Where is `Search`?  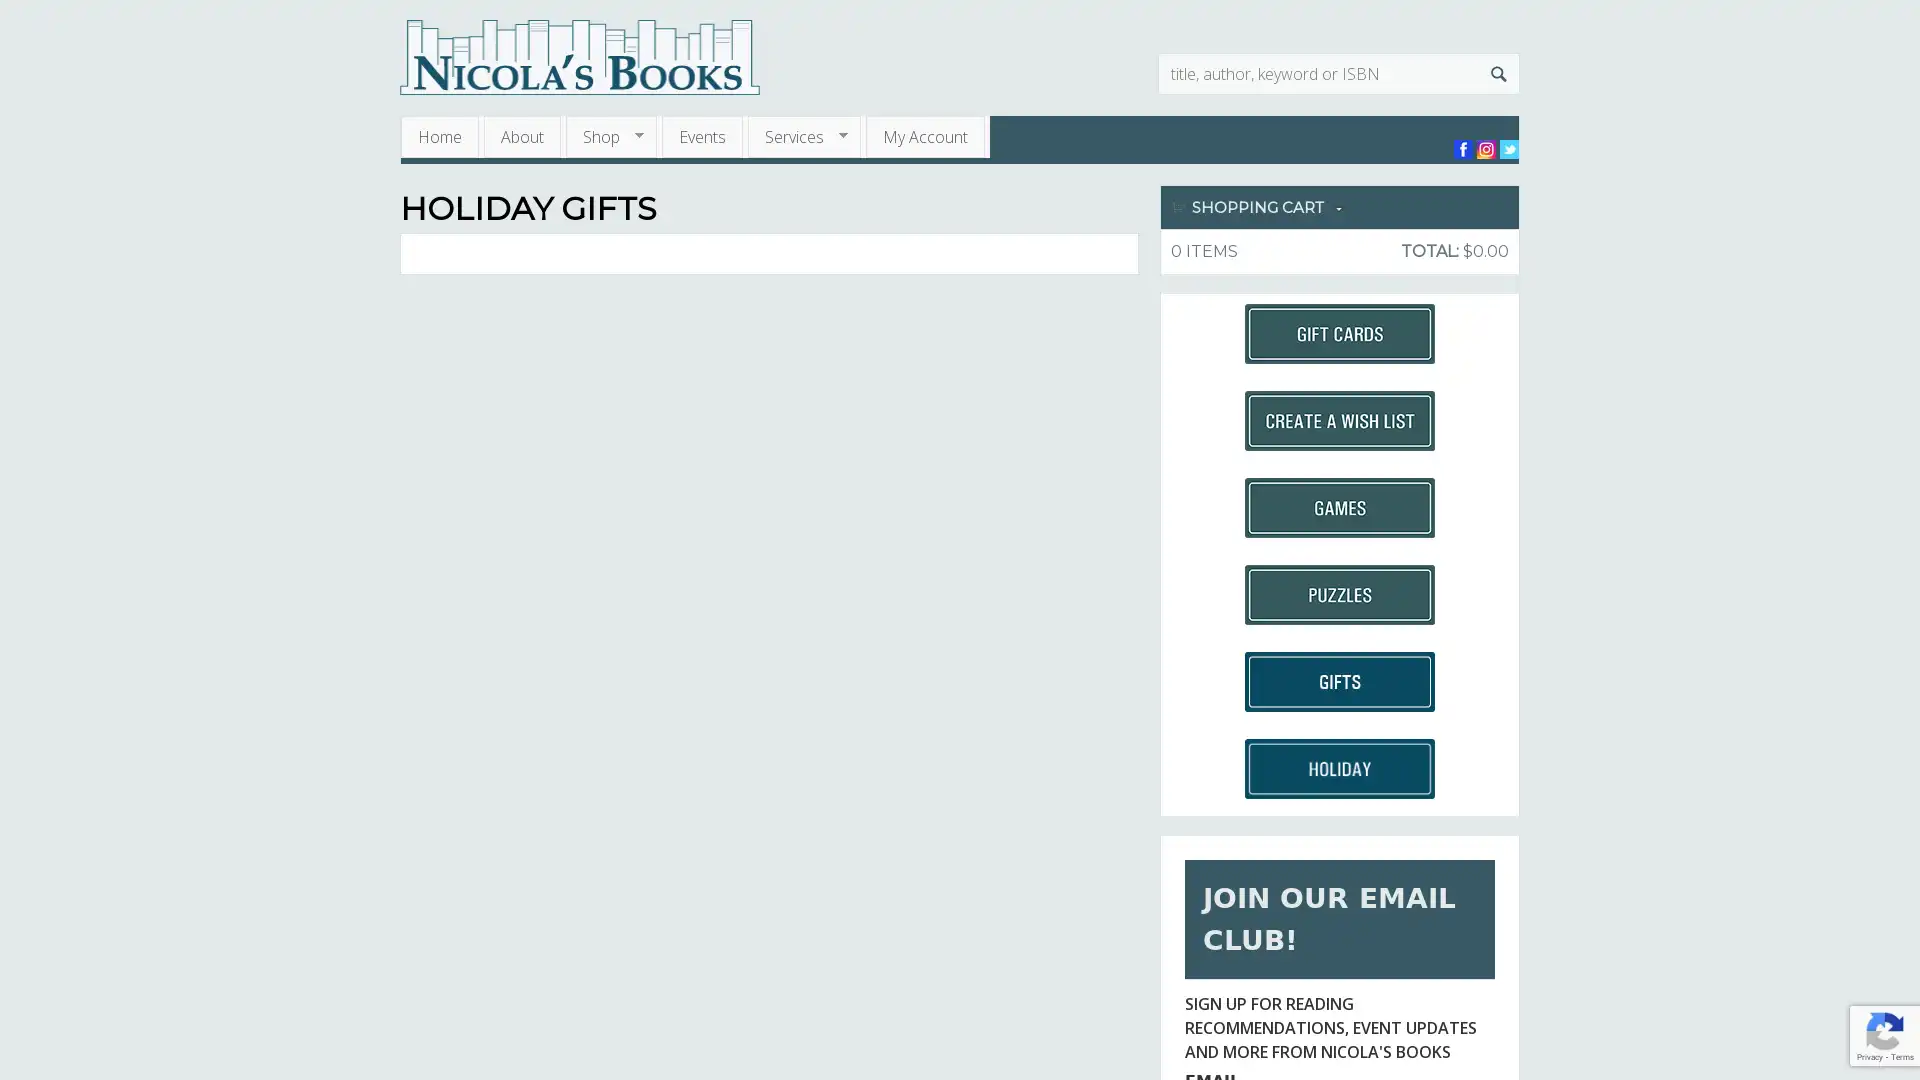
Search is located at coordinates (1498, 72).